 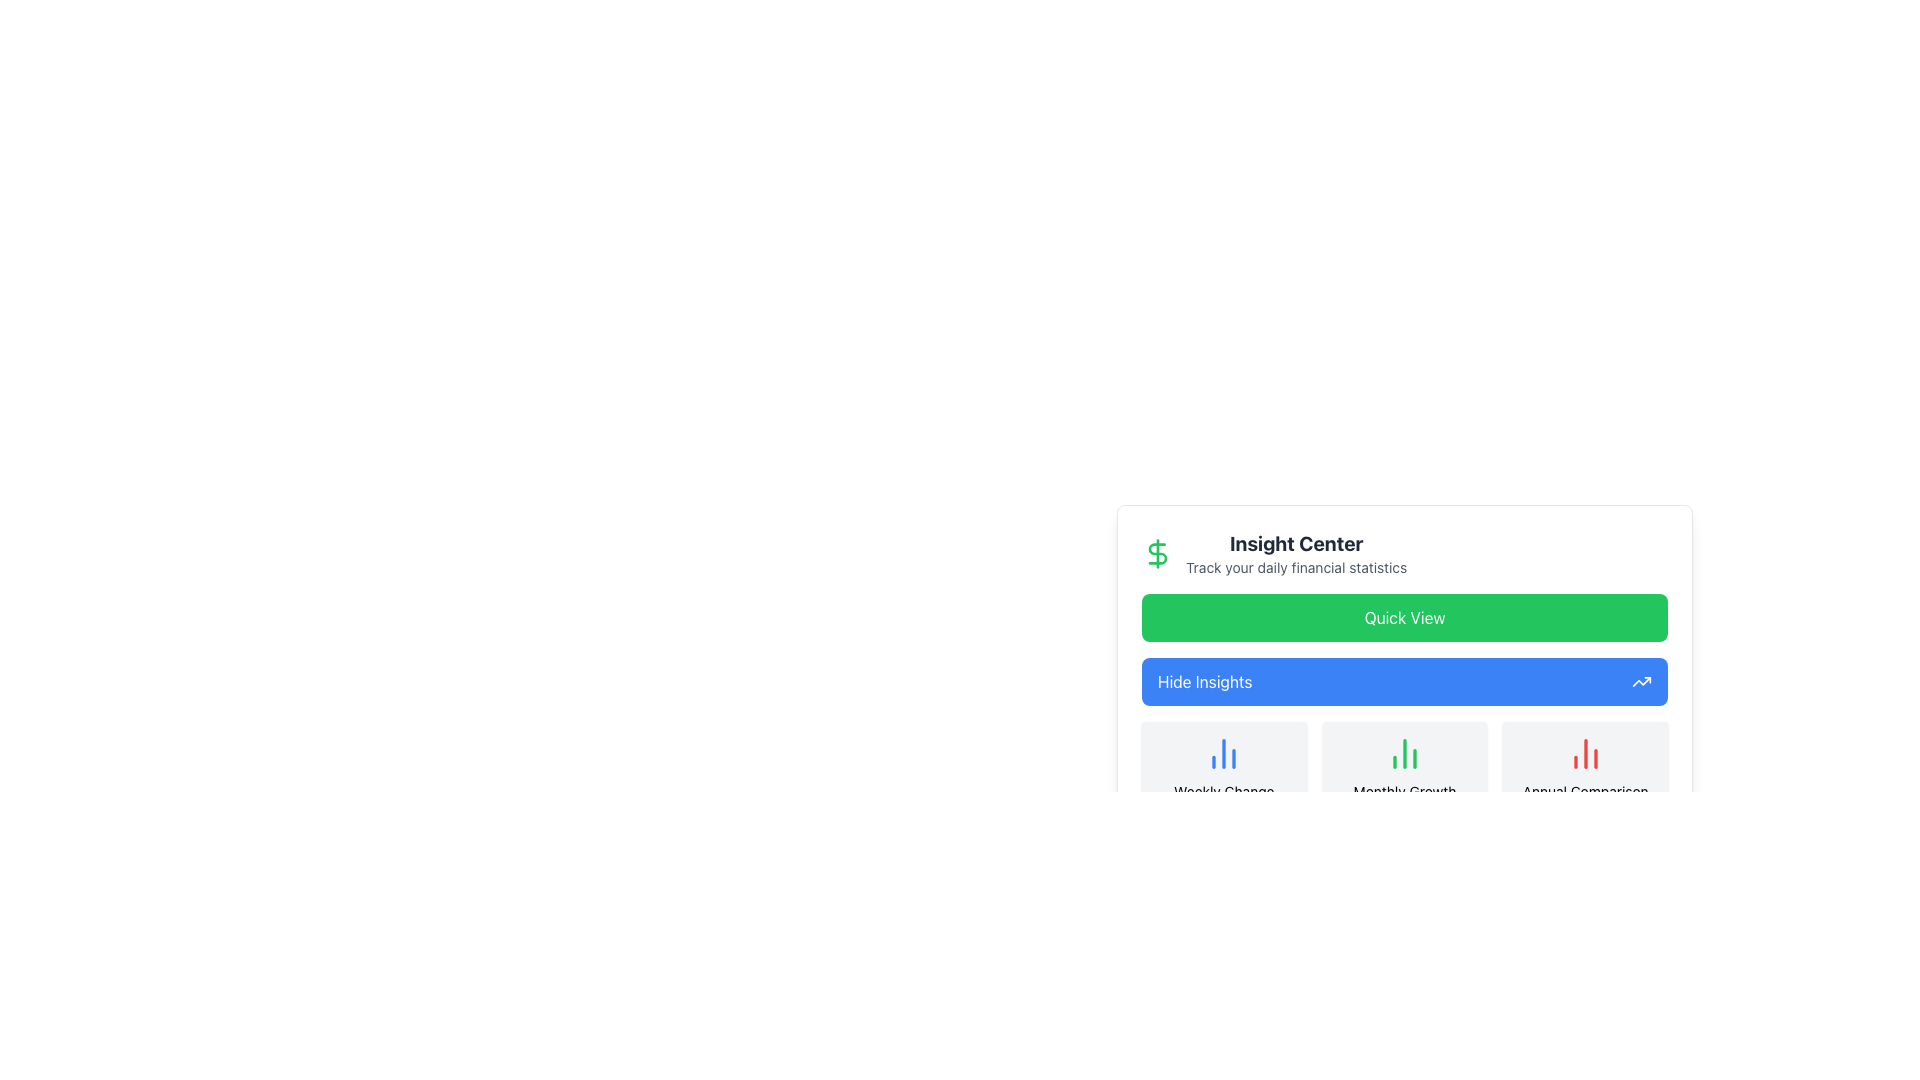 I want to click on the upward trending arrow icon located on the right side of the 'Hide Insights' button, so click(x=1641, y=681).